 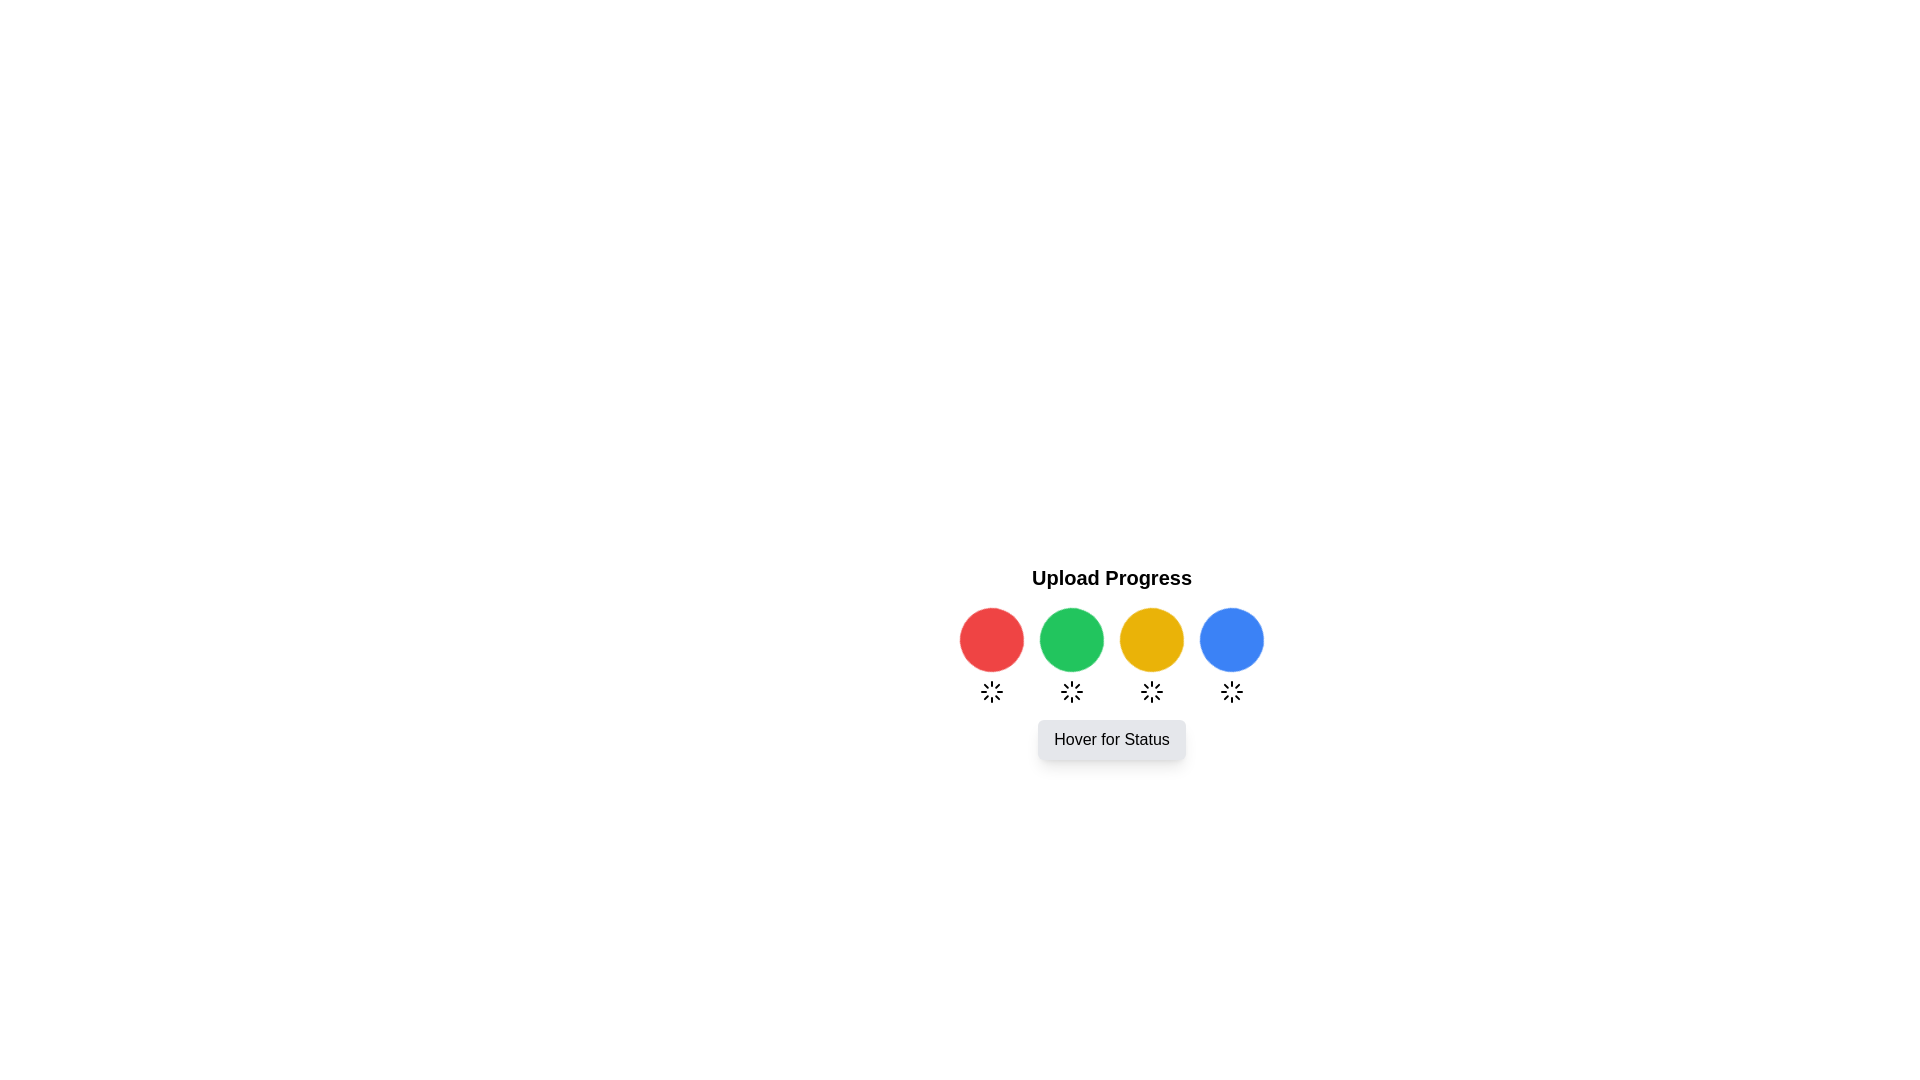 What do you see at coordinates (1111, 740) in the screenshot?
I see `the 'Hover for Status' button, which is a rectangular button with a light gray background and rounded corners, located centrally beneath a row of colored circles in the 'Upload Progress' section` at bounding box center [1111, 740].